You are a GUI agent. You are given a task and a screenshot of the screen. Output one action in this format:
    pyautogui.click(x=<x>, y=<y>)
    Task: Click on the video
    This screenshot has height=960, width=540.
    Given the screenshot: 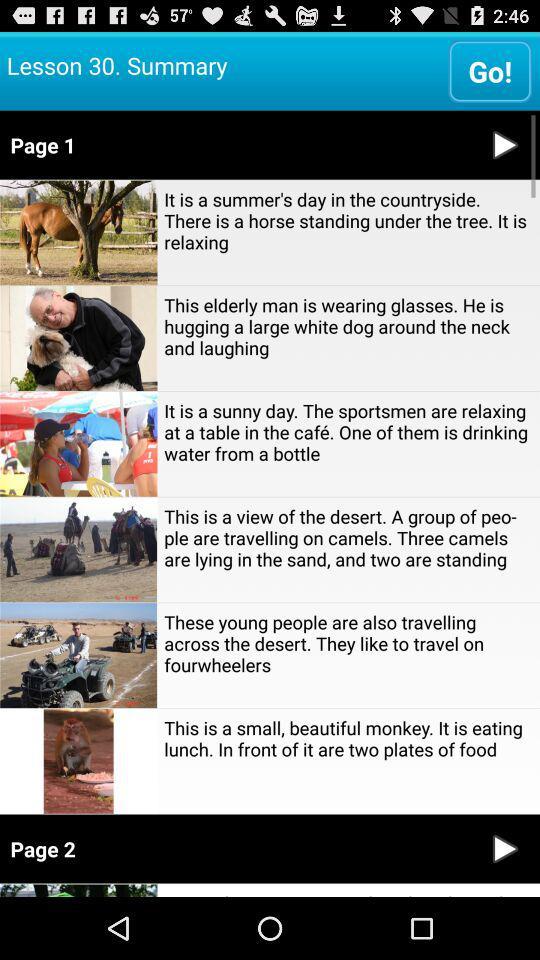 What is the action you would take?
    pyautogui.click(x=504, y=143)
    